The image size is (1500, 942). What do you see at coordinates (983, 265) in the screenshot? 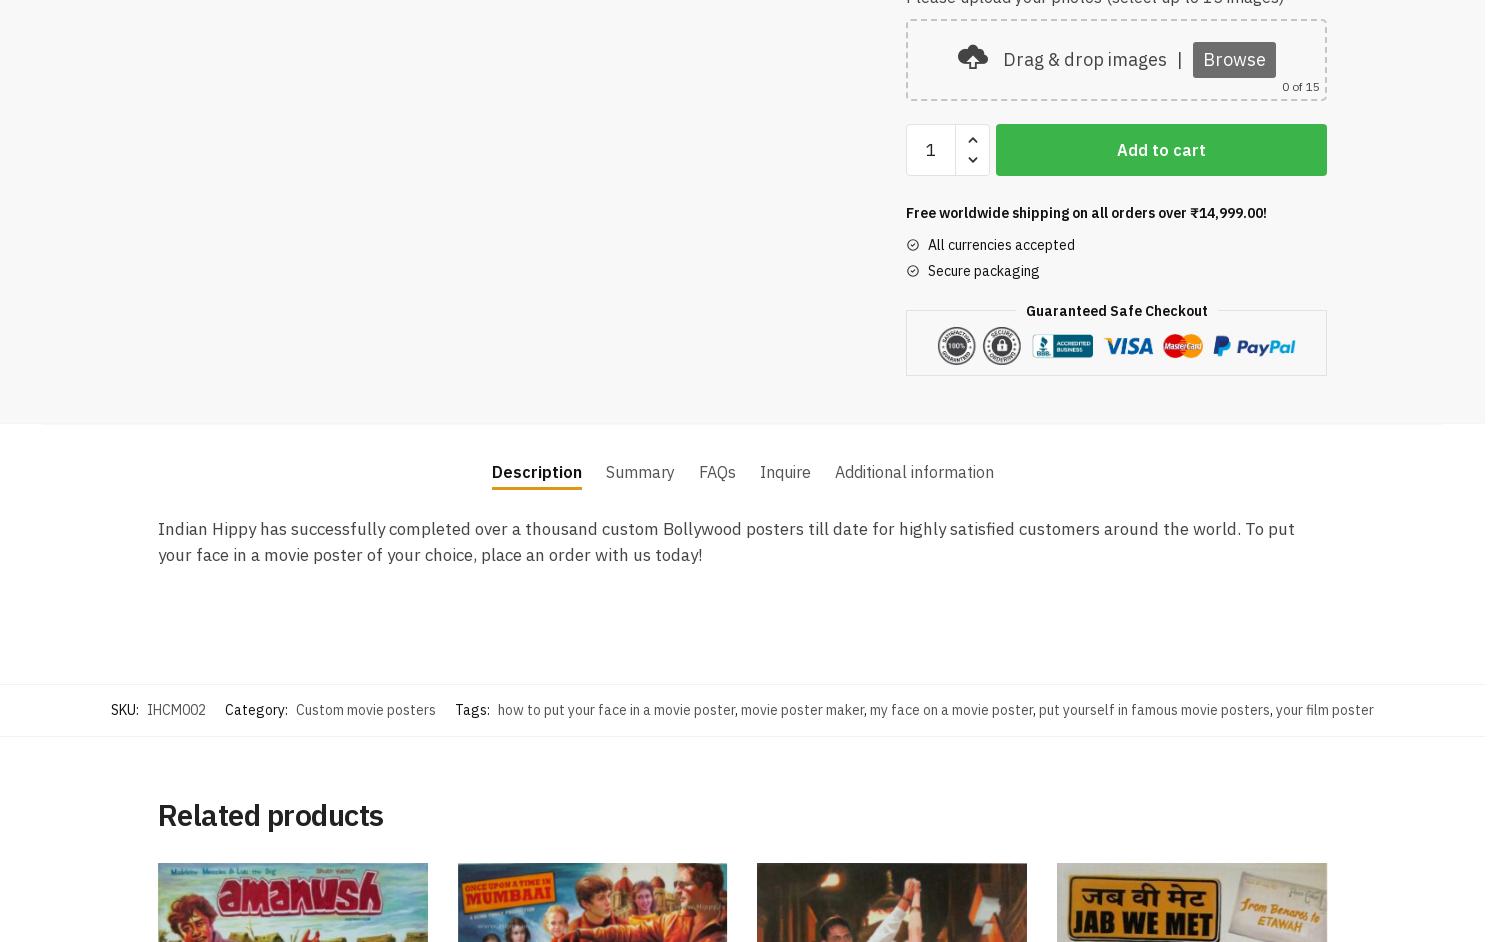
I see `'Secure packaging'` at bounding box center [983, 265].